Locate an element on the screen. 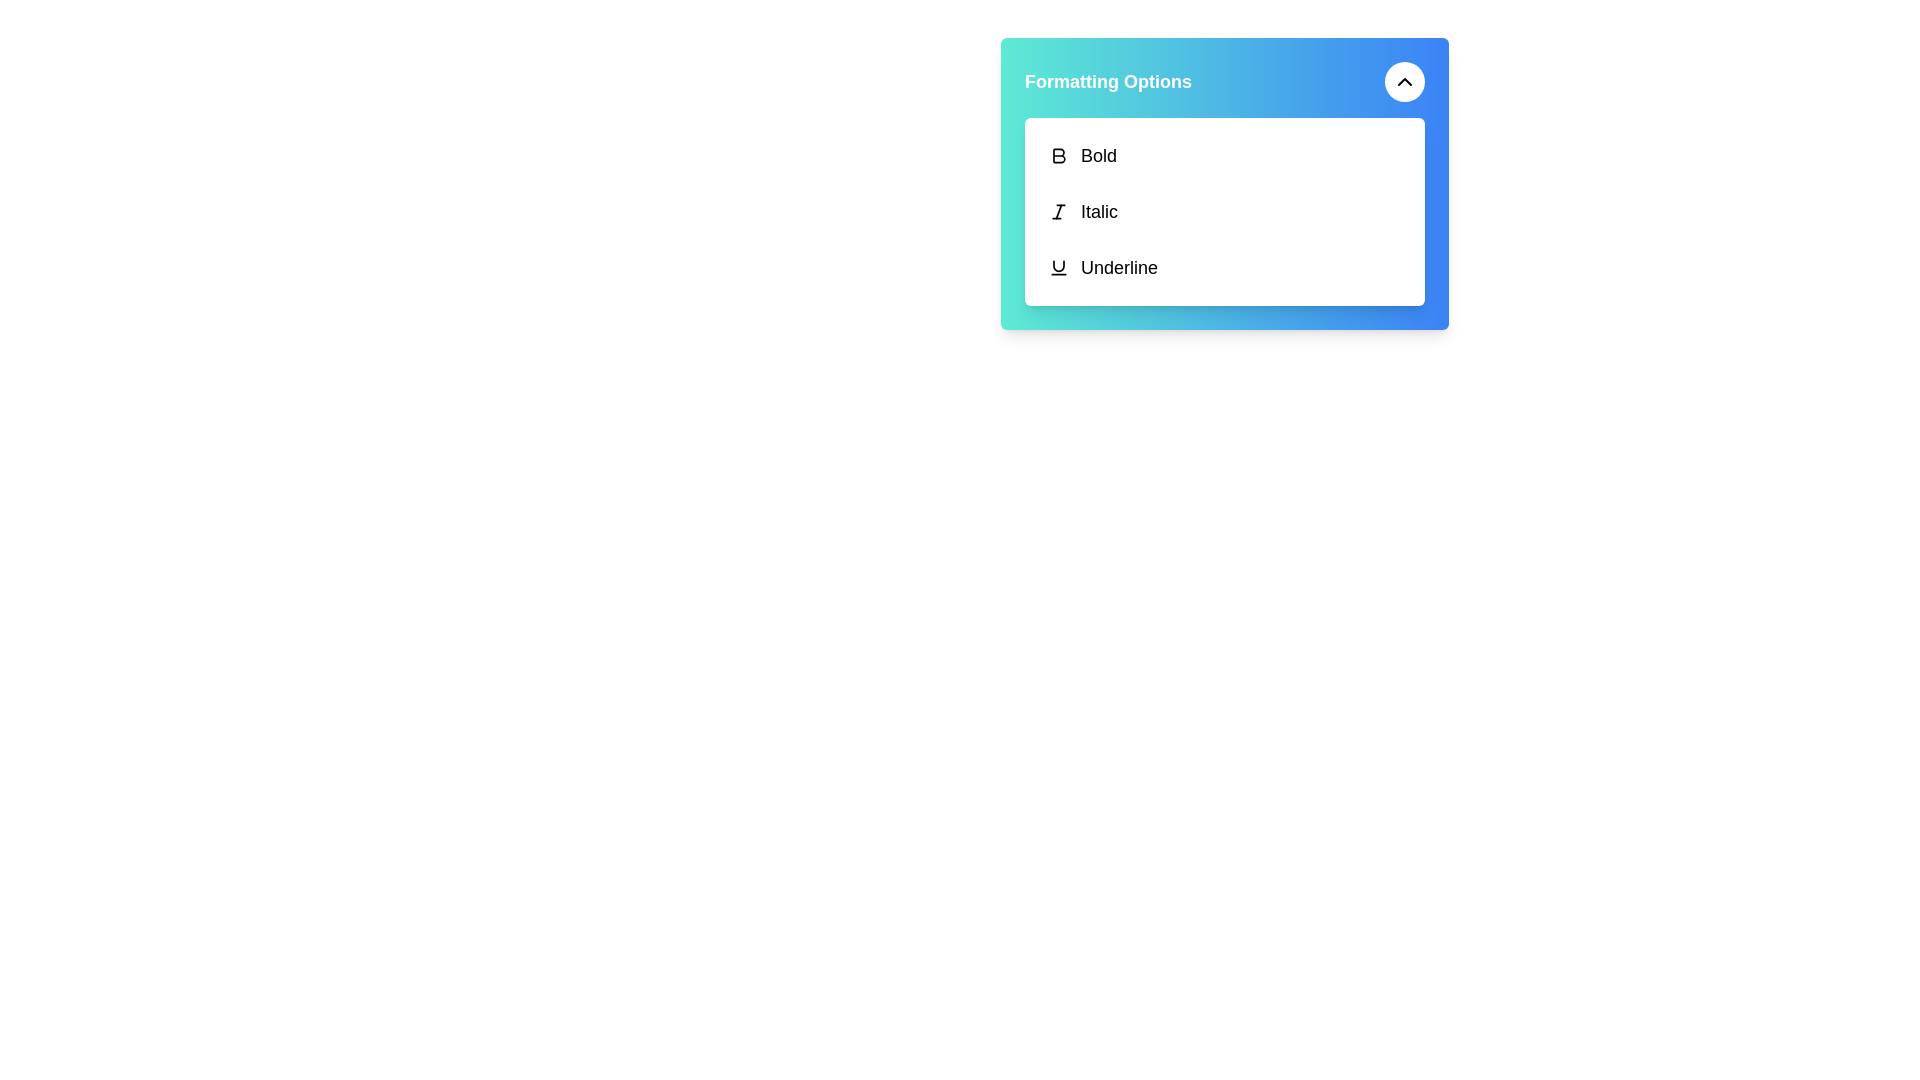 This screenshot has width=1920, height=1080. the bold formatting icon located in the top portion of the 'Formatting Options' box to apply bold formatting to the selected text is located at coordinates (1058, 154).